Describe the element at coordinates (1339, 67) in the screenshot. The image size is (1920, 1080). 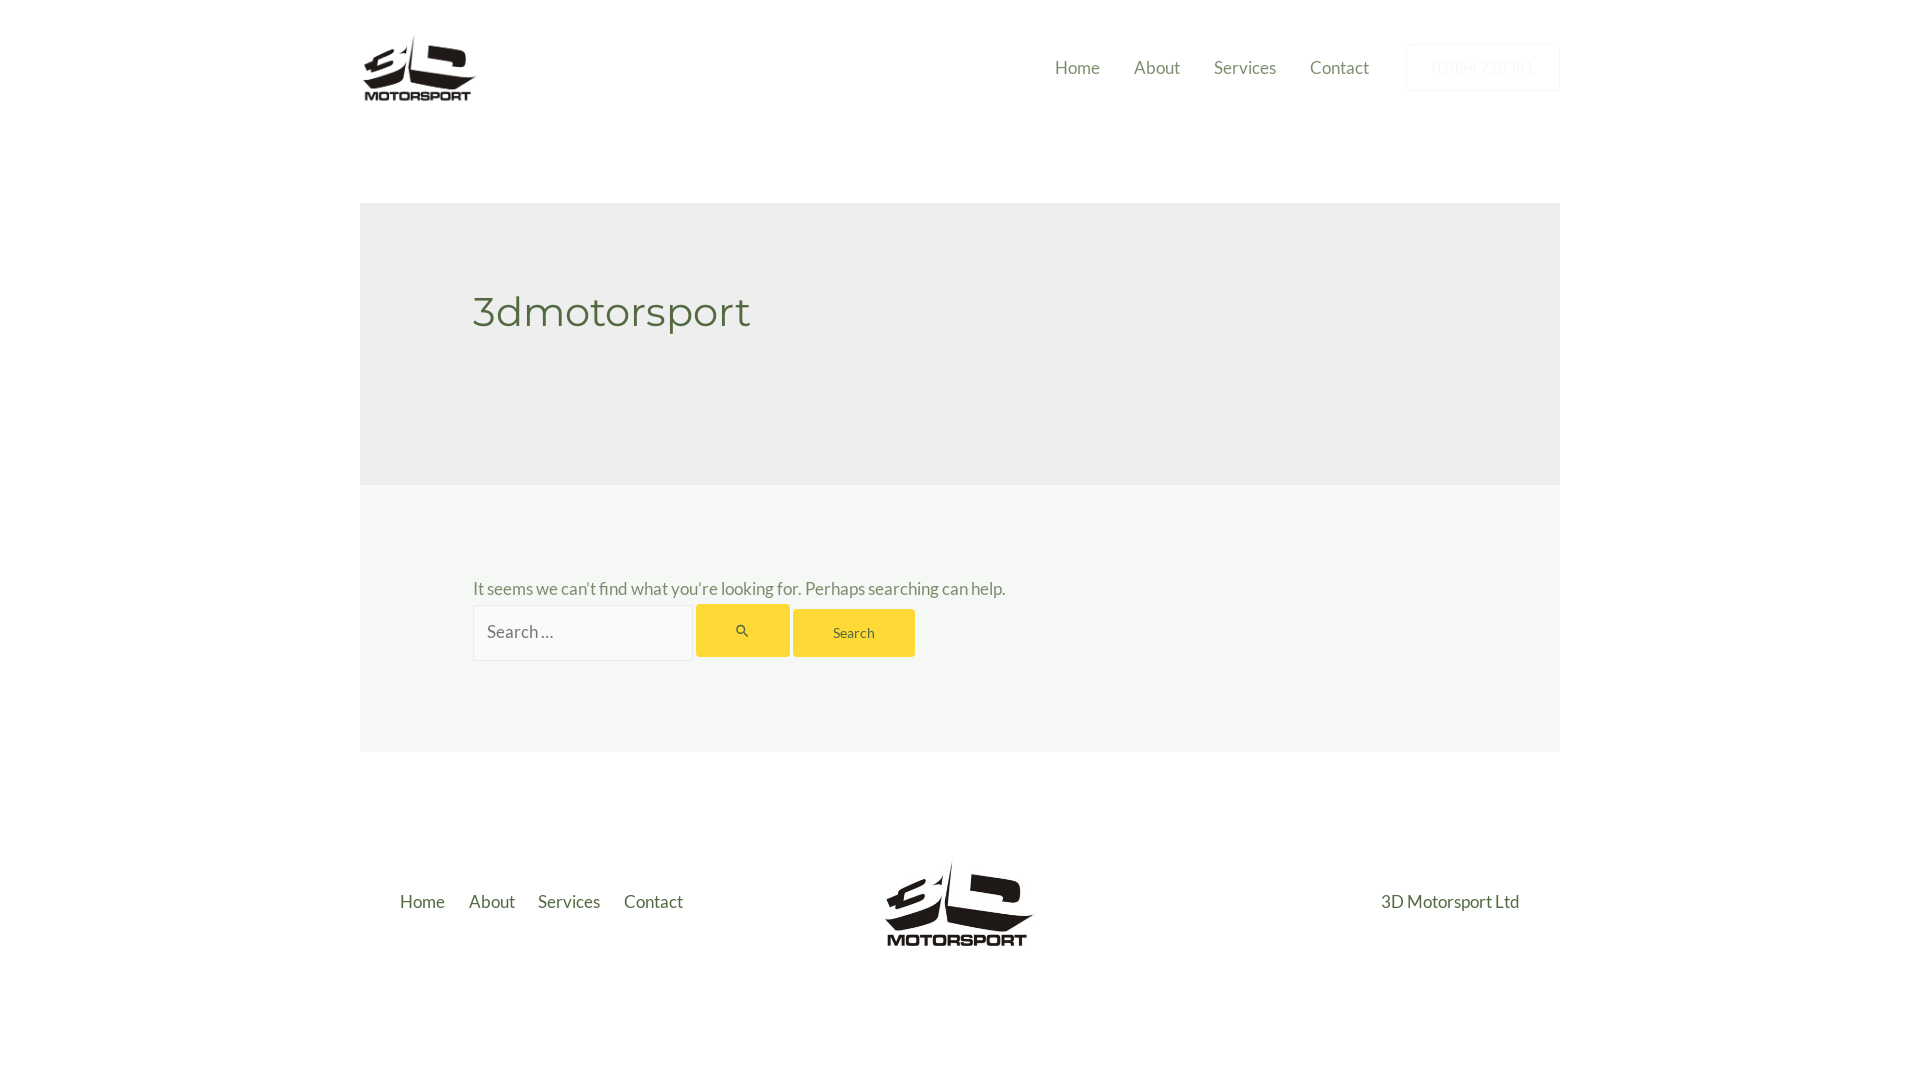
I see `'Contact'` at that location.